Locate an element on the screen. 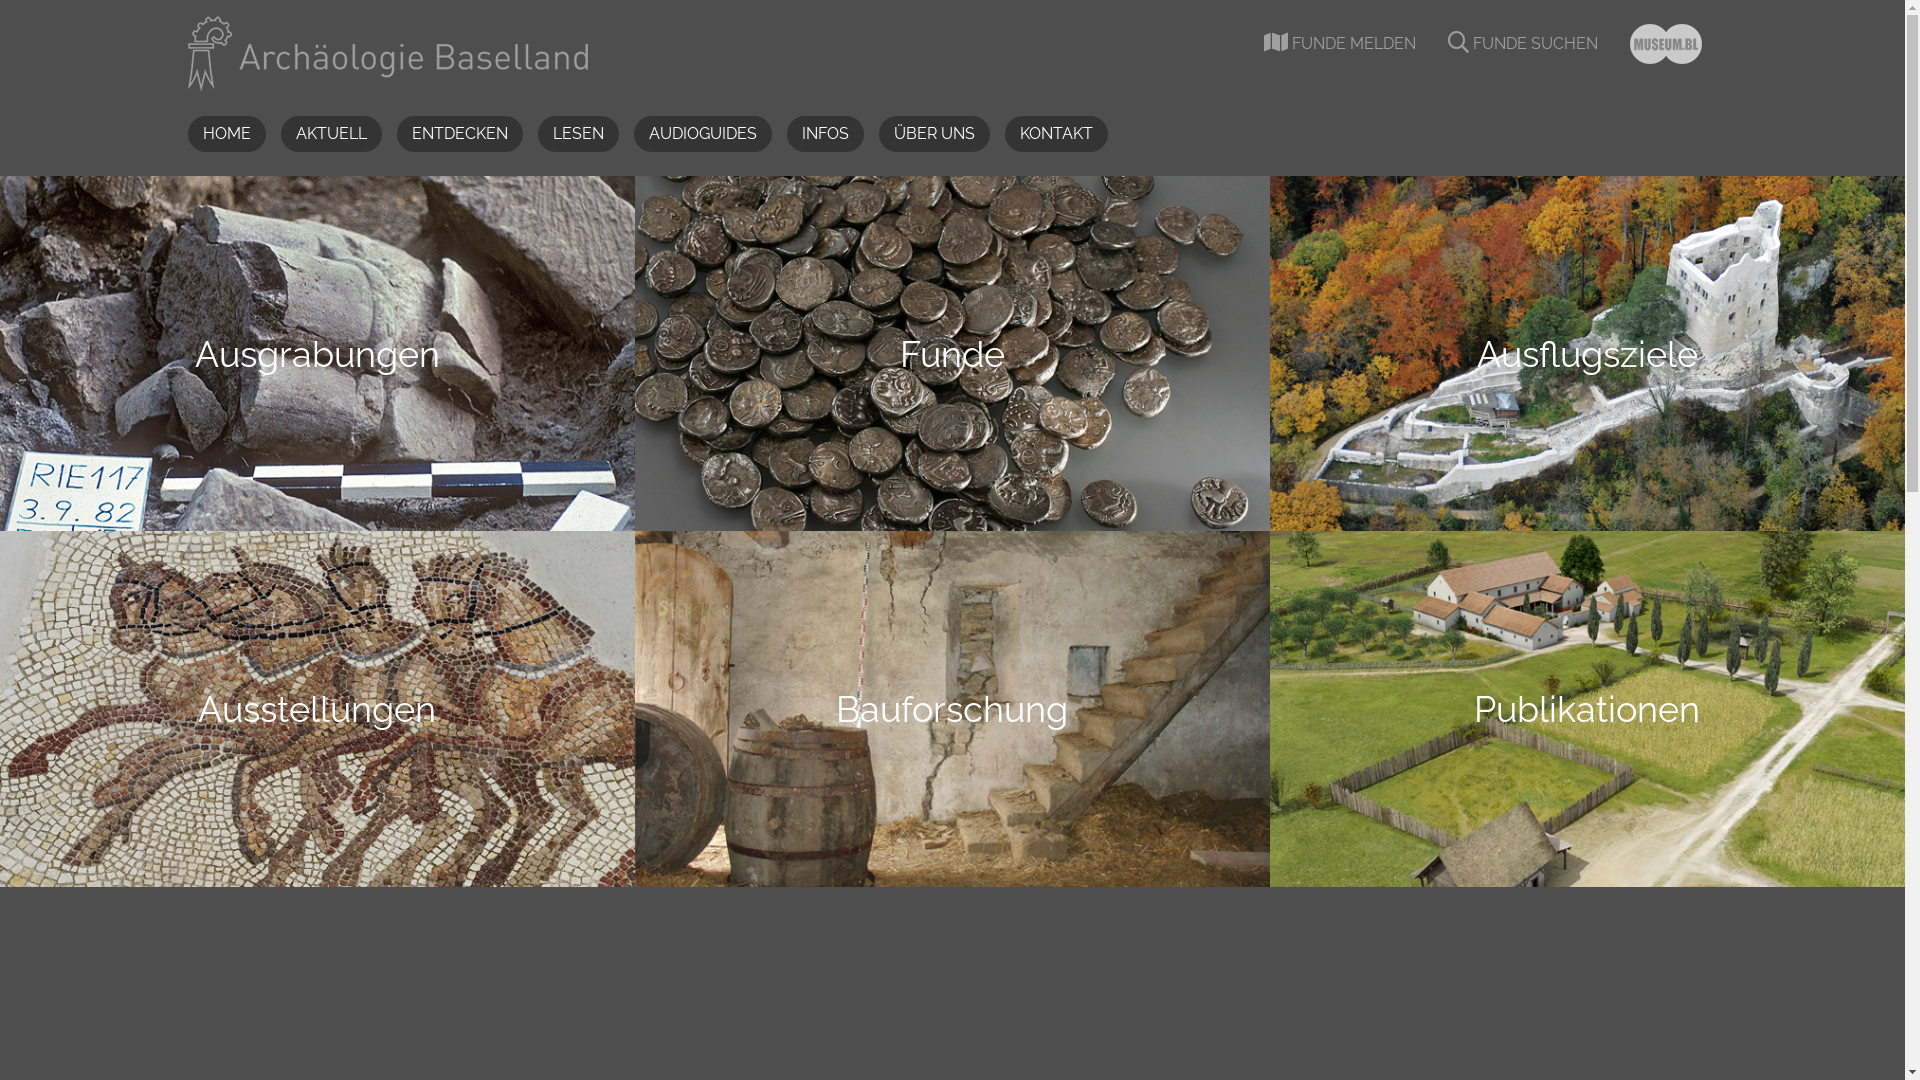 The height and width of the screenshot is (1080, 1920). 'Publikationen' is located at coordinates (1586, 707).